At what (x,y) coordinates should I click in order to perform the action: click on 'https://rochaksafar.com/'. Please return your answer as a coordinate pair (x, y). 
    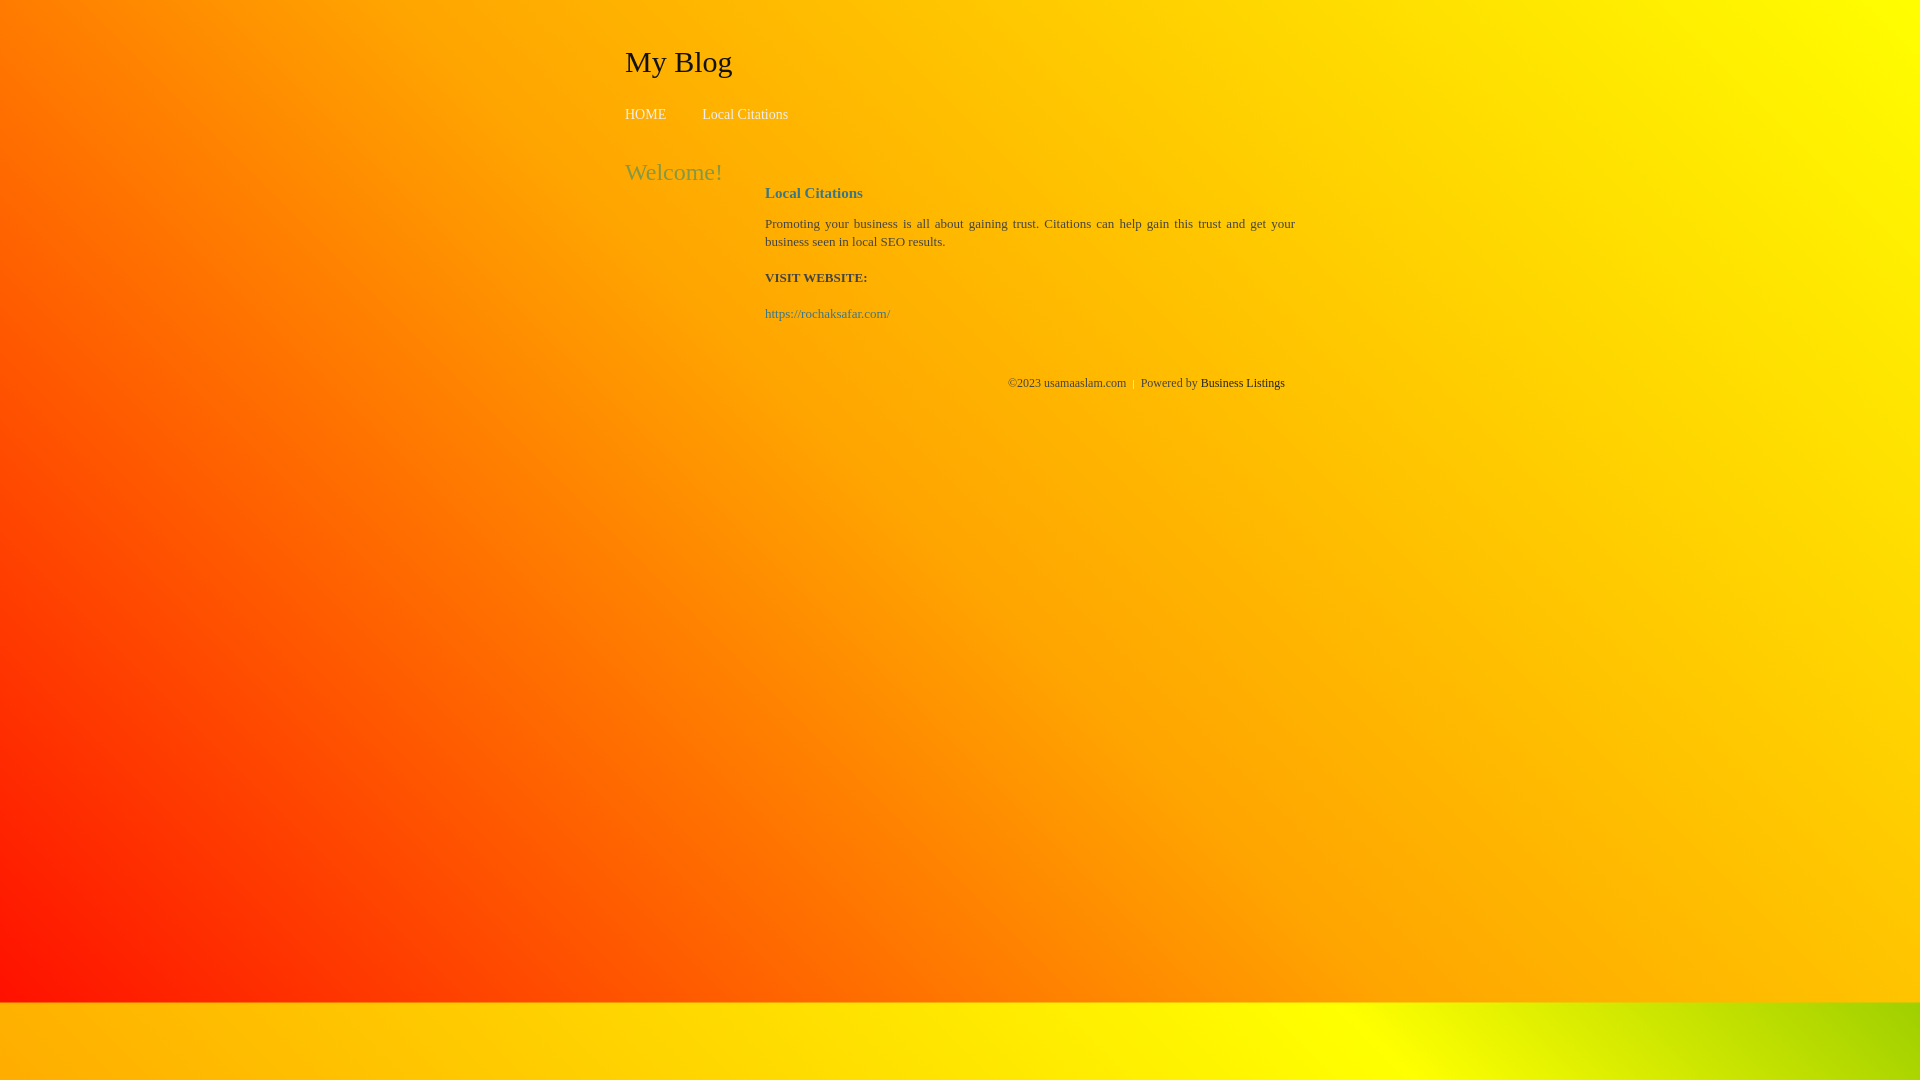
    Looking at the image, I should click on (827, 313).